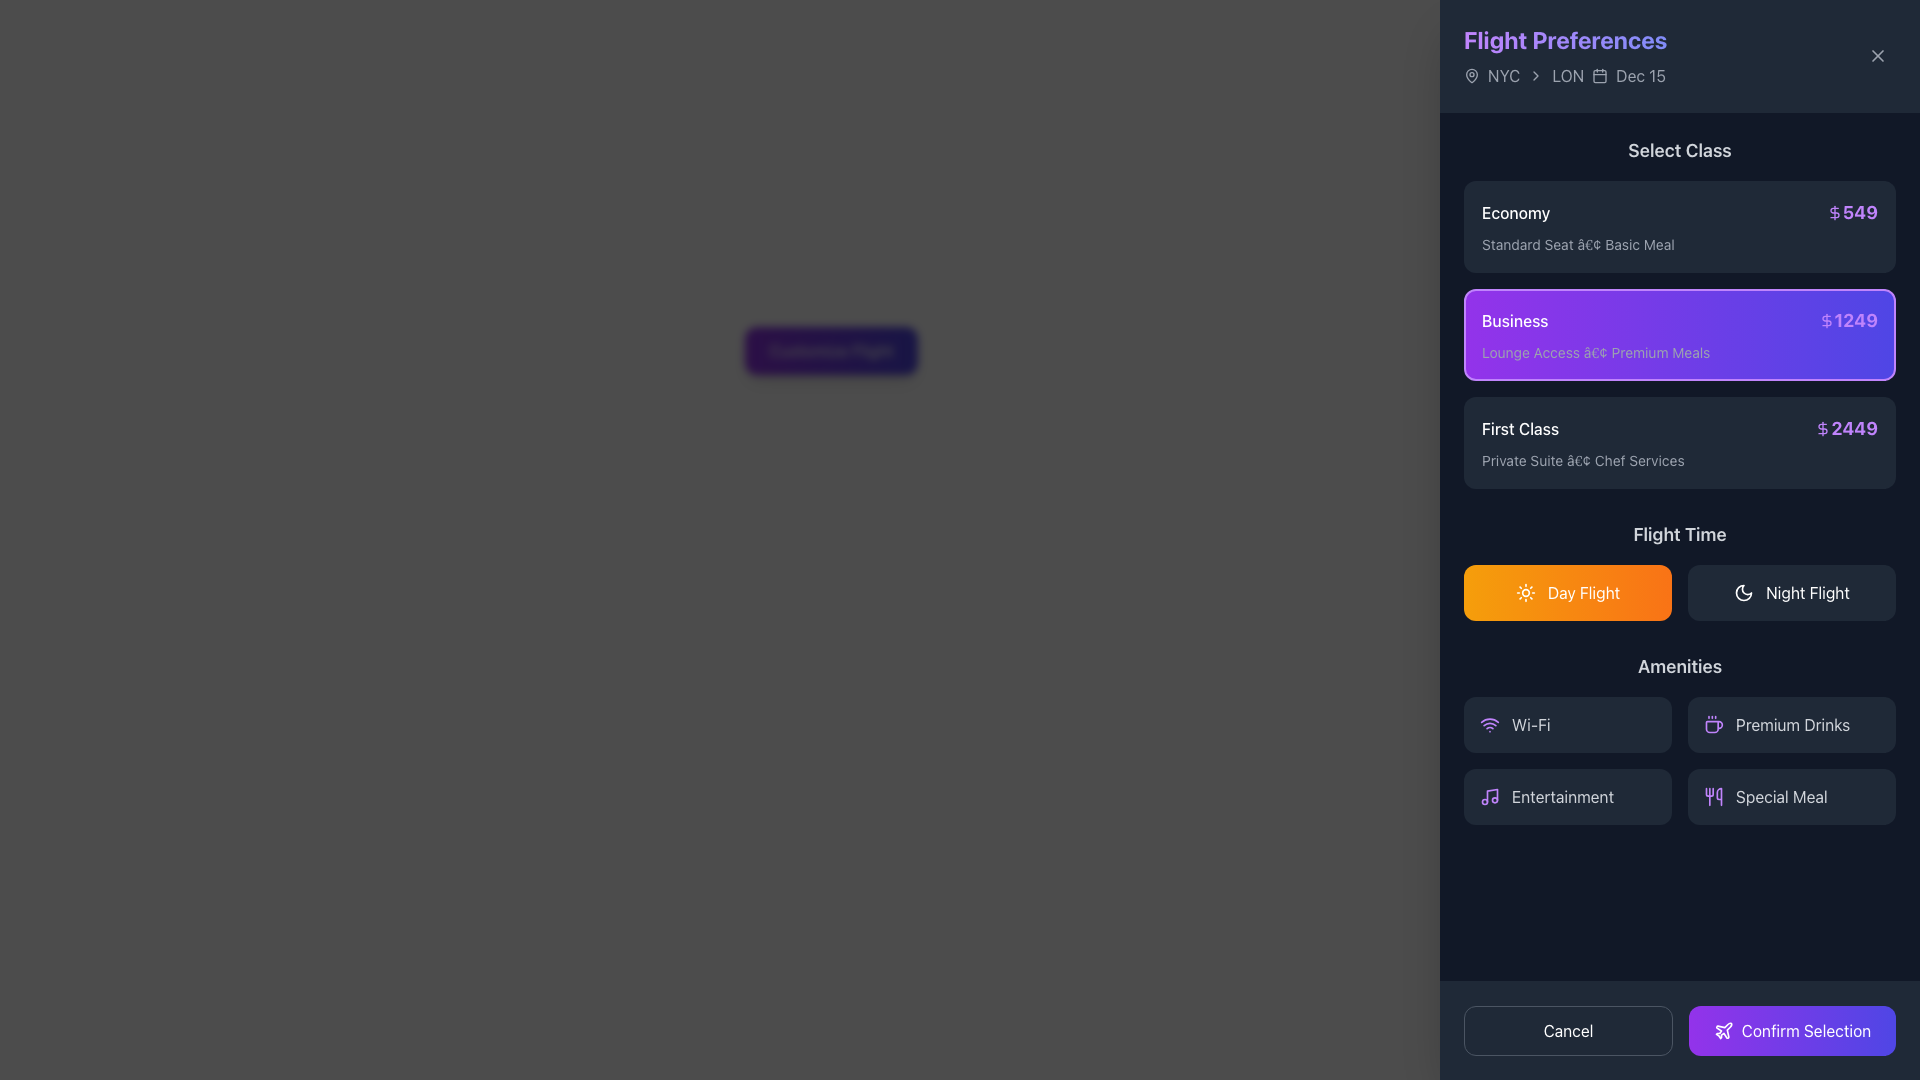 The image size is (1920, 1080). What do you see at coordinates (1520, 427) in the screenshot?
I see `the 'First Class' label that displays text in a medium-weight font style, located in the top-left portion of the flight class options section with a dark background and white text` at bounding box center [1520, 427].